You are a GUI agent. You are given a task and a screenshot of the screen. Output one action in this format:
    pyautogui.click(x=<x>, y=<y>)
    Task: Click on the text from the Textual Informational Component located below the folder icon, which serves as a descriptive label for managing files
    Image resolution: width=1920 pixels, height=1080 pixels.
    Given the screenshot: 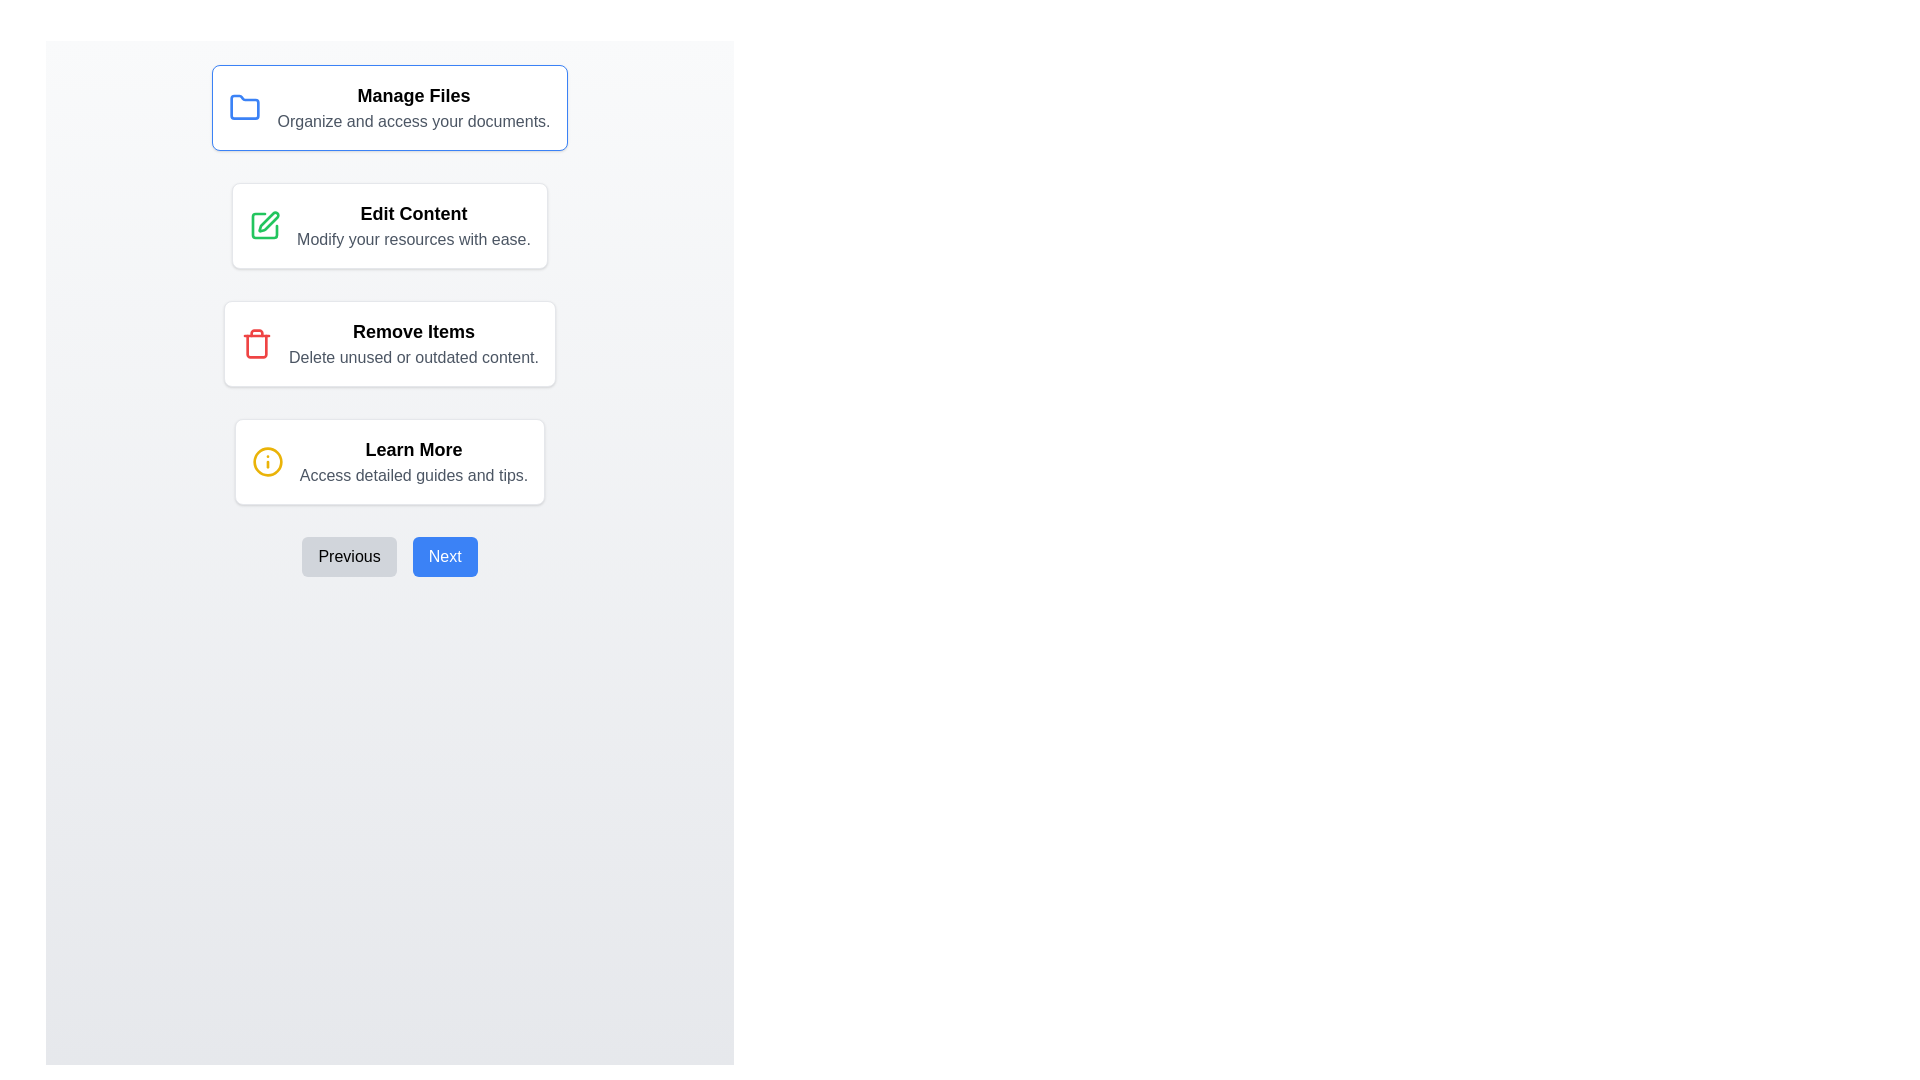 What is the action you would take?
    pyautogui.click(x=412, y=108)
    